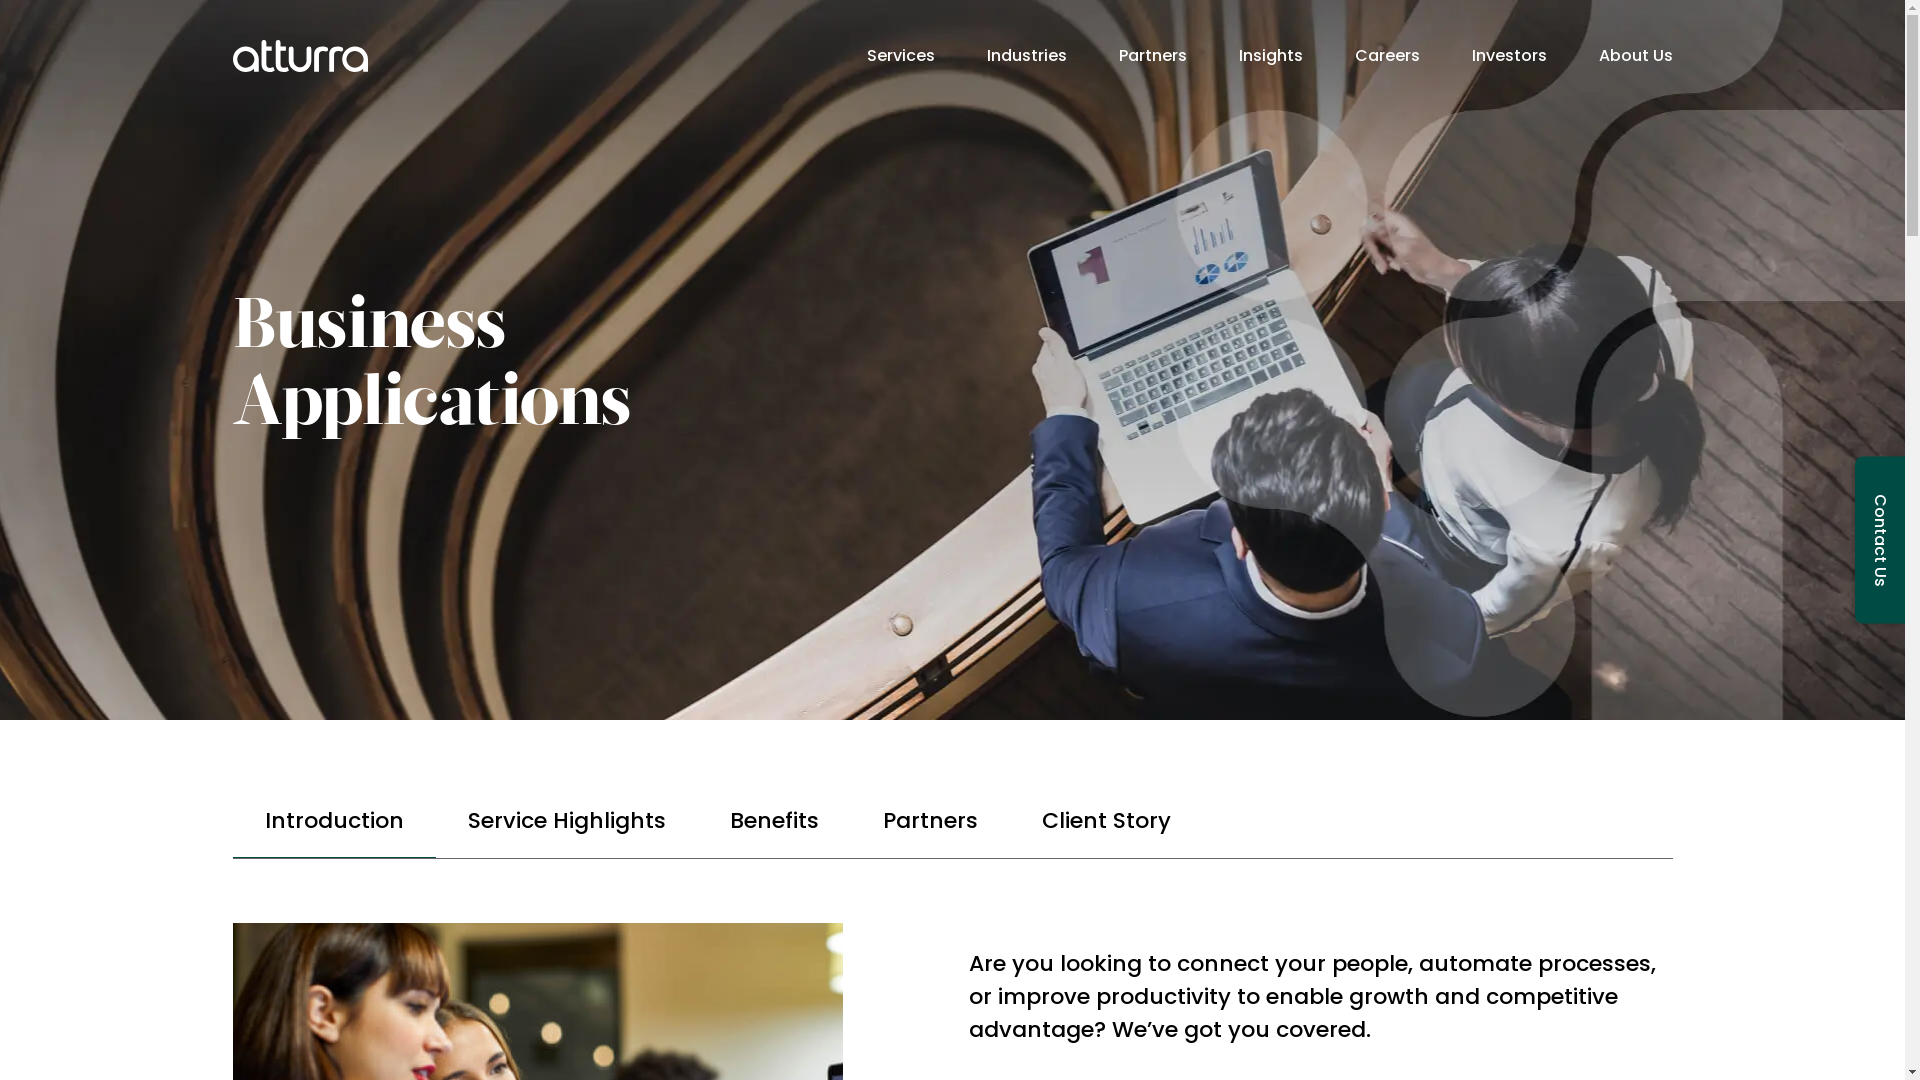  Describe the element at coordinates (1635, 55) in the screenshot. I see `'About Us'` at that location.